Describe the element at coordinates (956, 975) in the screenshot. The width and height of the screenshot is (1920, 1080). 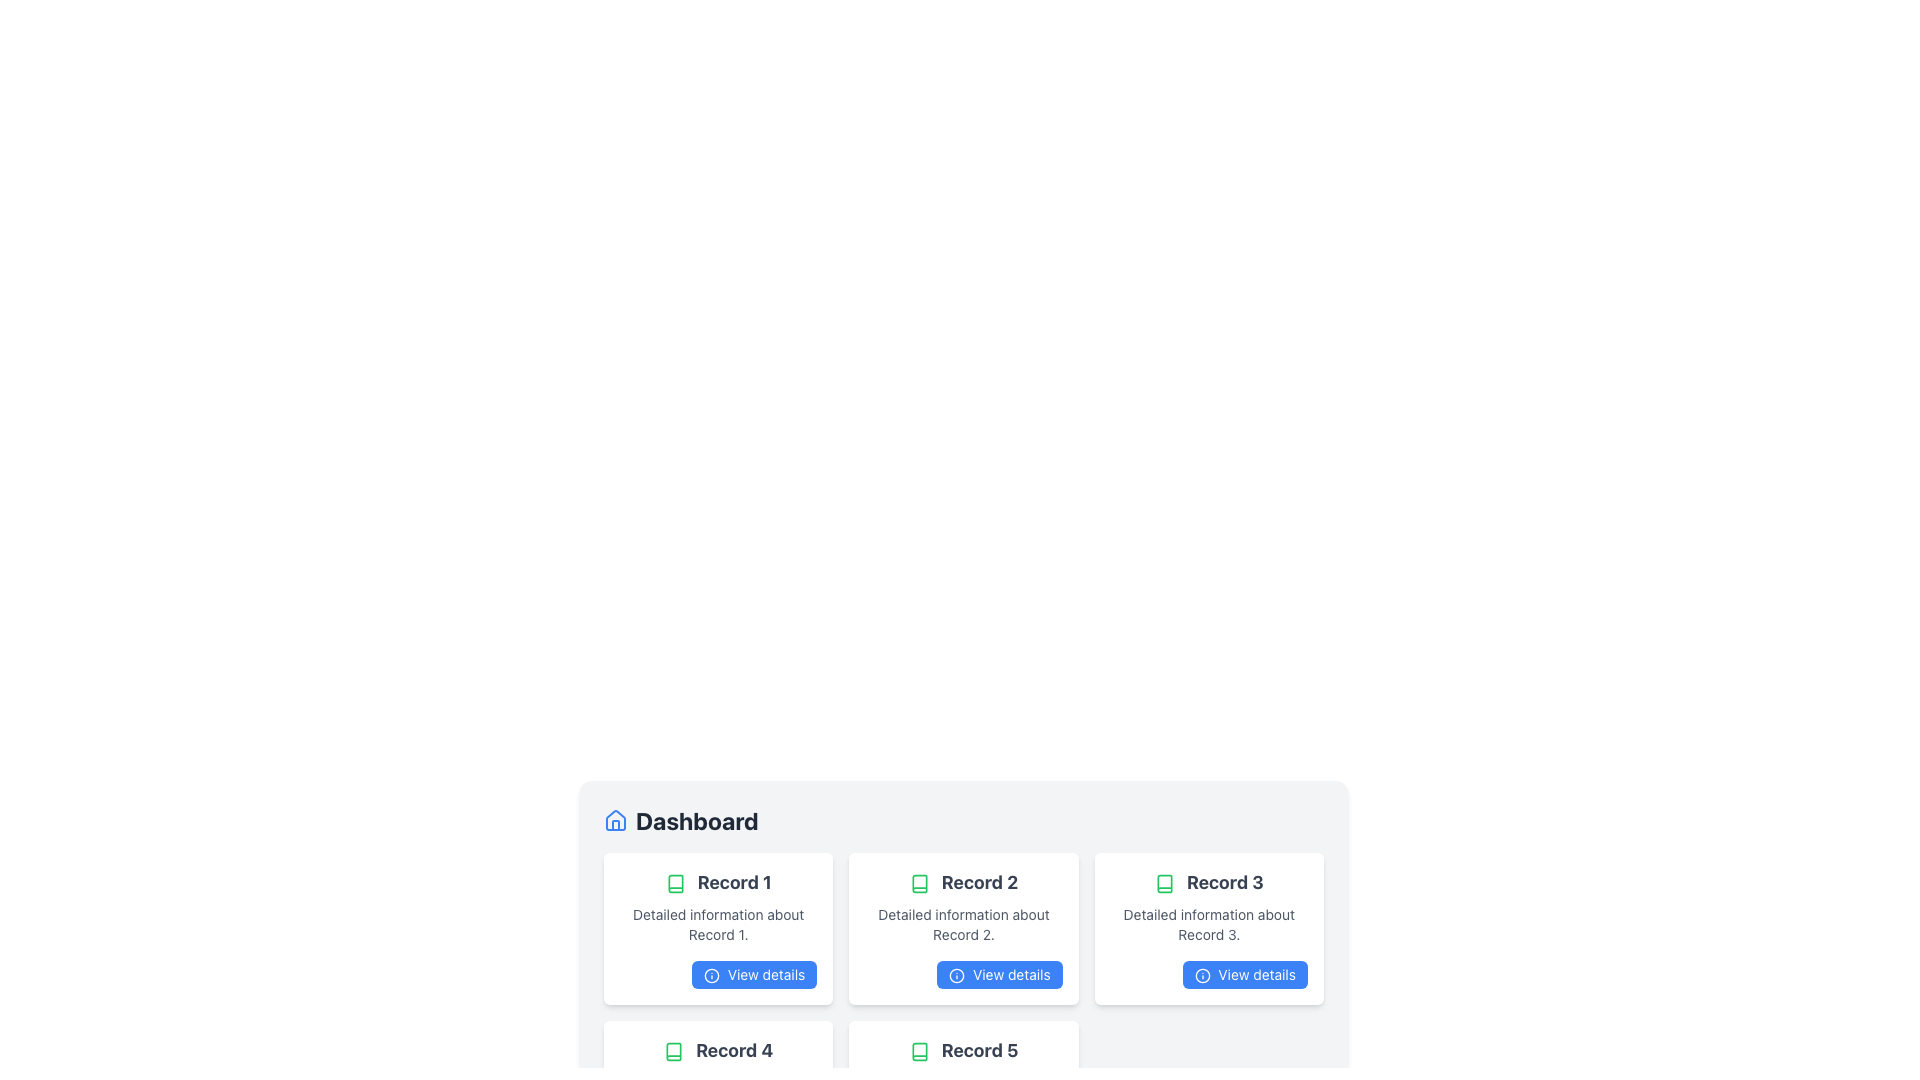
I see `the visual representation of the circular graphical element located within the information icon adjacent to the 'View details' button under the 'Record 3' section` at that location.